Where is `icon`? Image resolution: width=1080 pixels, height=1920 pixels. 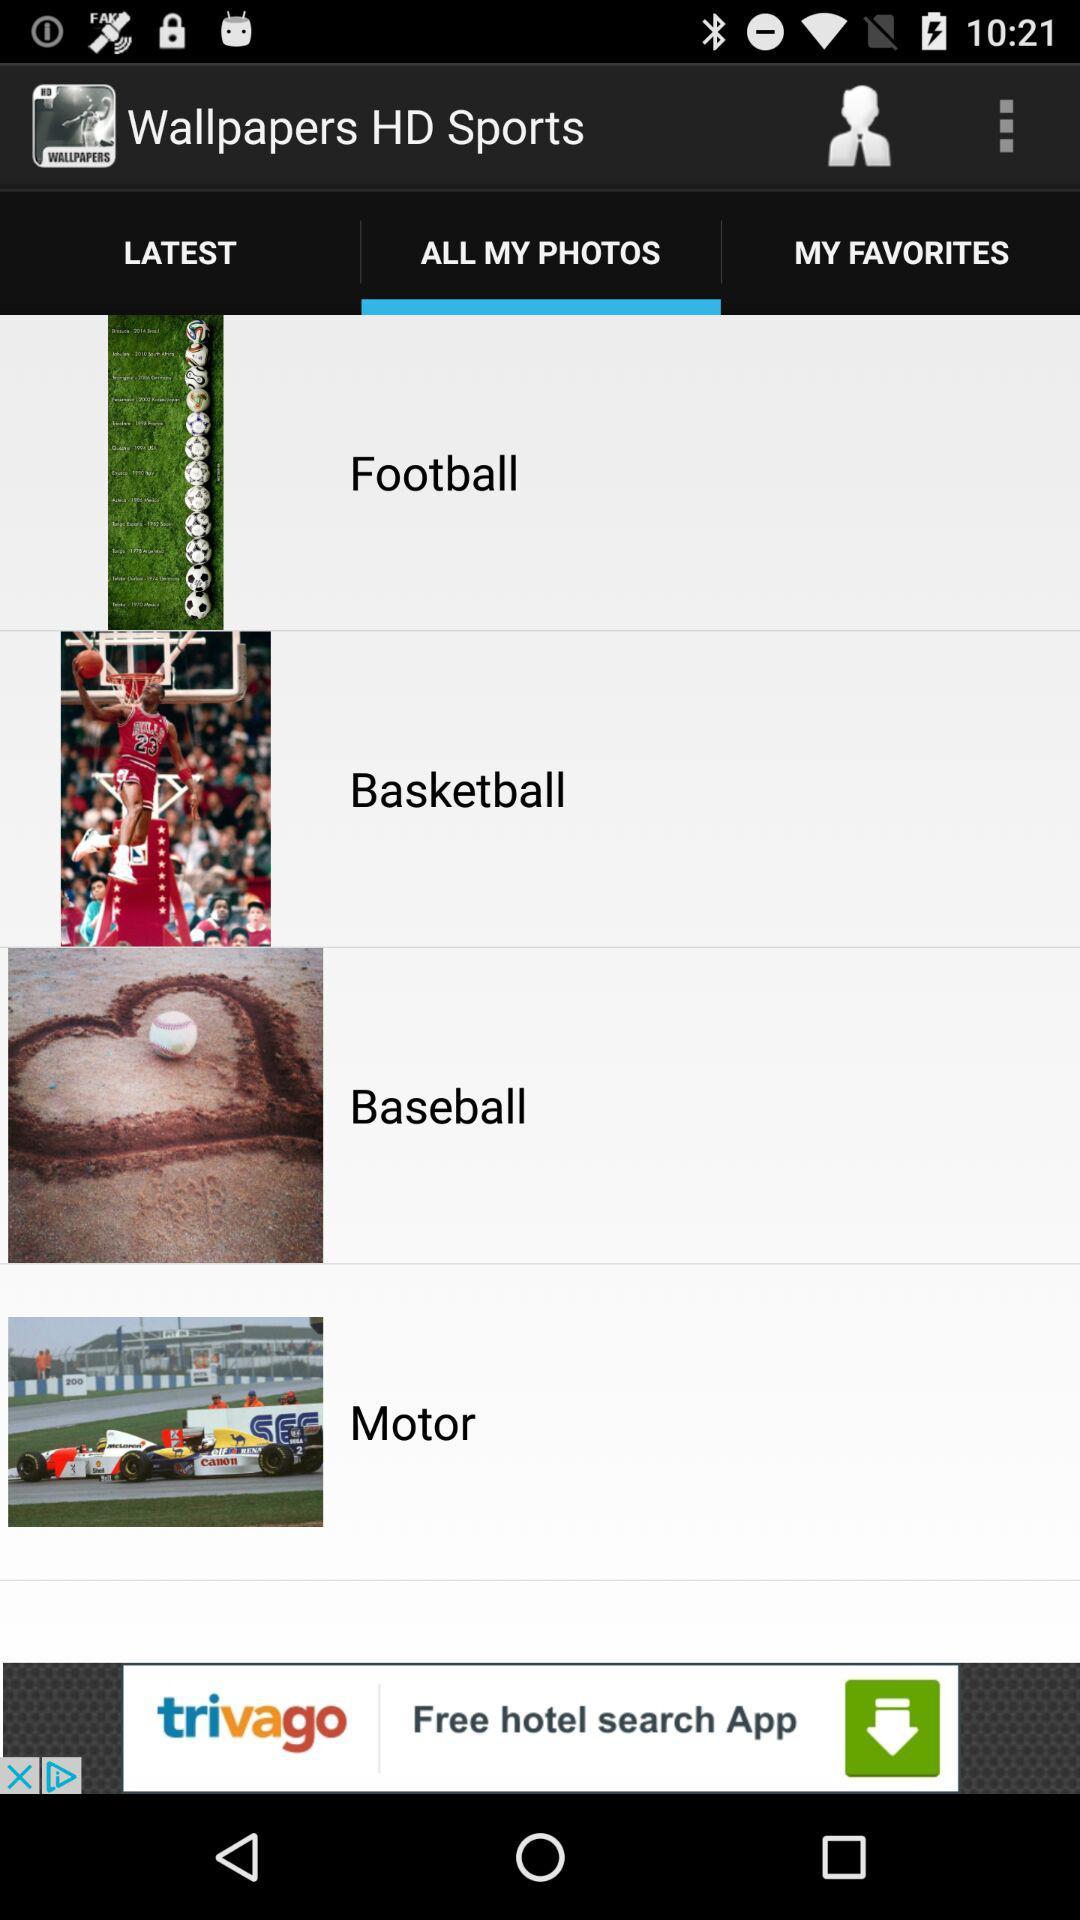 icon is located at coordinates (1006, 124).